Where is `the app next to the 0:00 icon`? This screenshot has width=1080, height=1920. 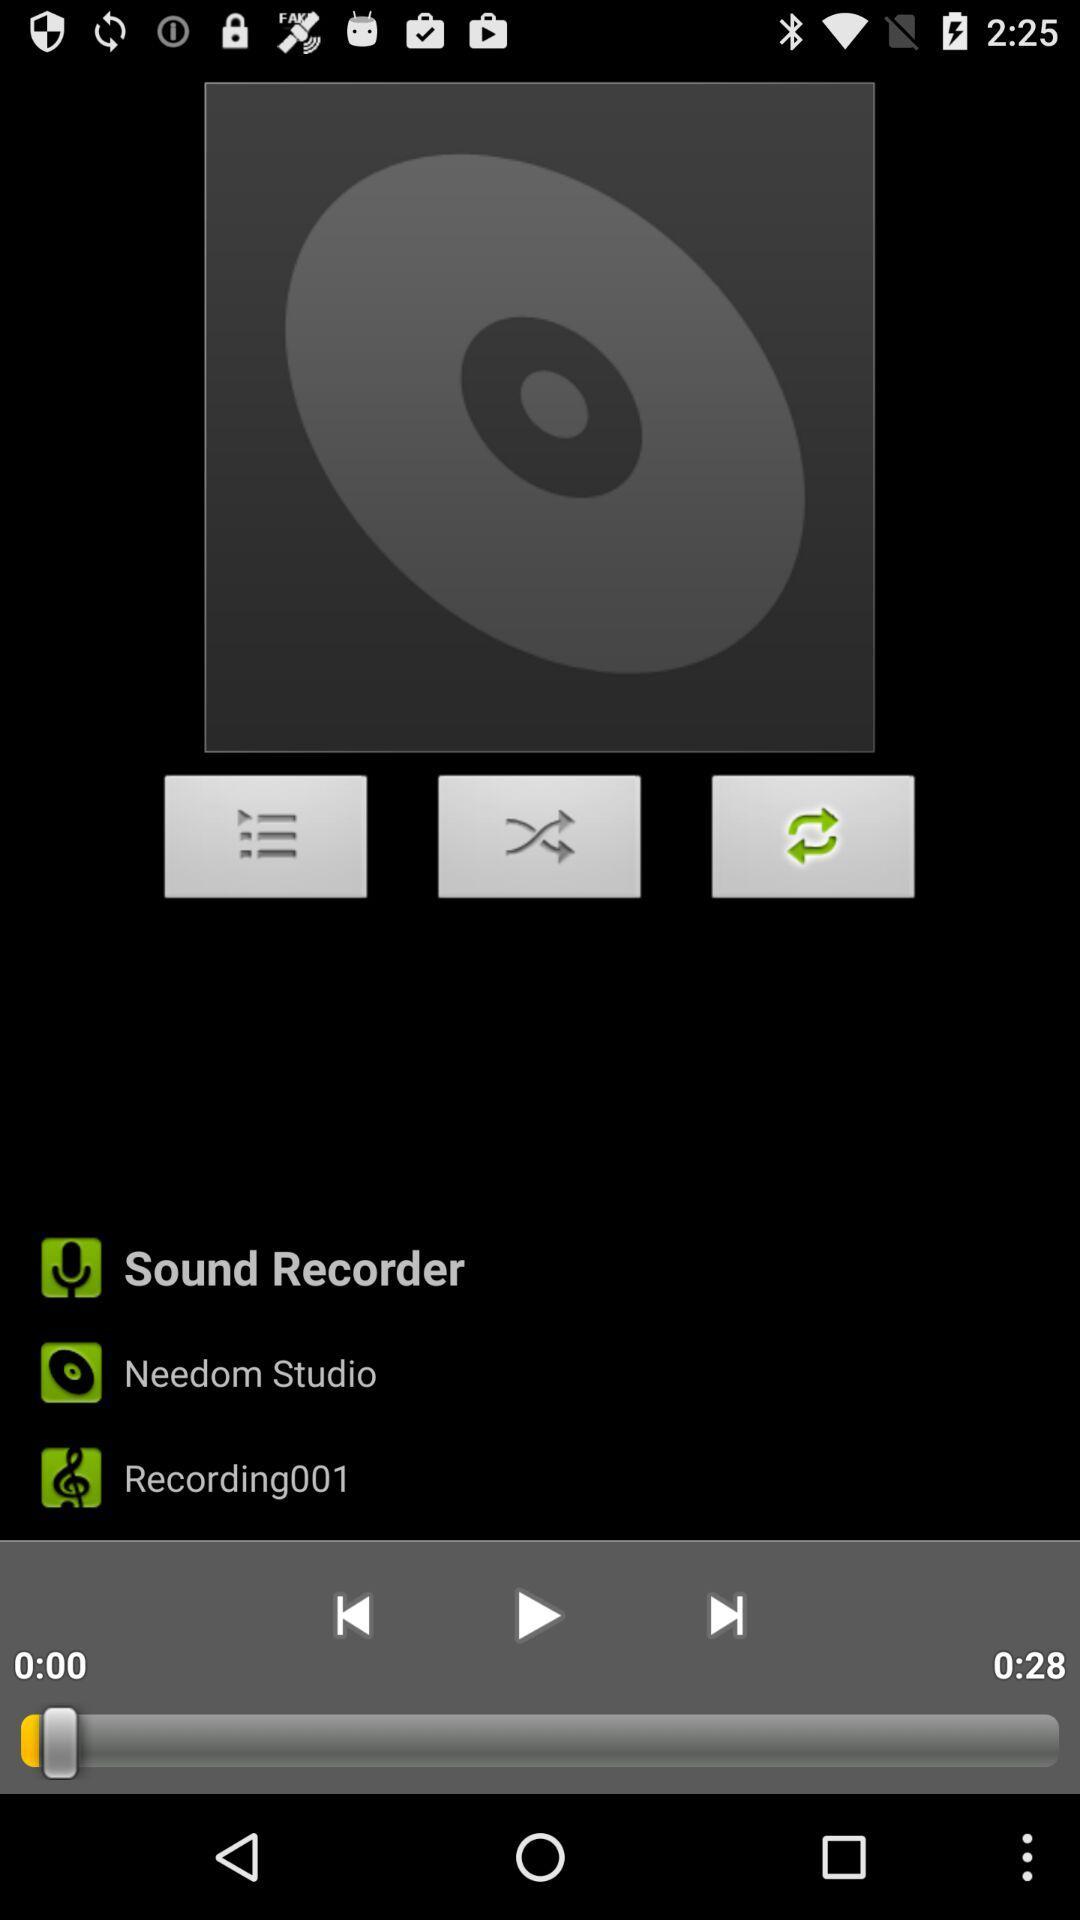
the app next to the 0:00 icon is located at coordinates (351, 1615).